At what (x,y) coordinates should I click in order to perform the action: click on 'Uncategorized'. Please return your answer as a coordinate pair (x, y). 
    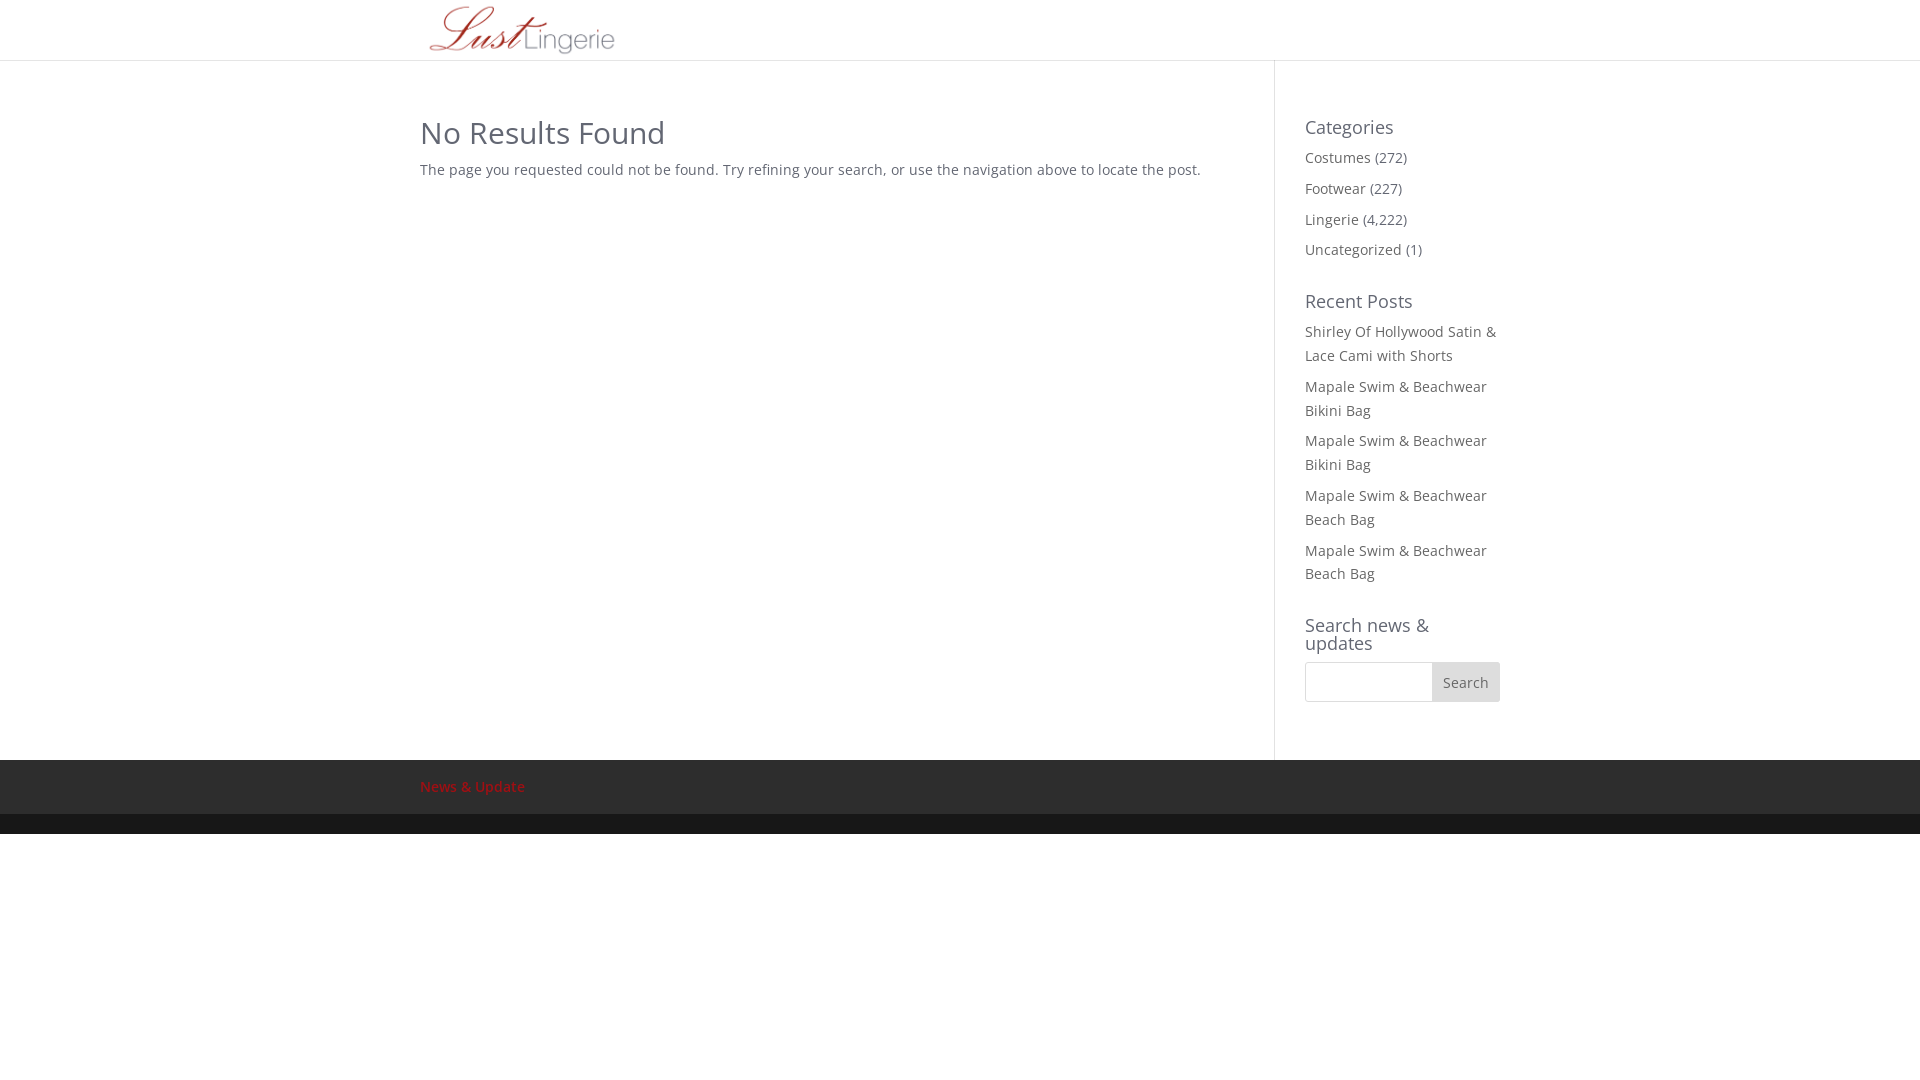
    Looking at the image, I should click on (1353, 248).